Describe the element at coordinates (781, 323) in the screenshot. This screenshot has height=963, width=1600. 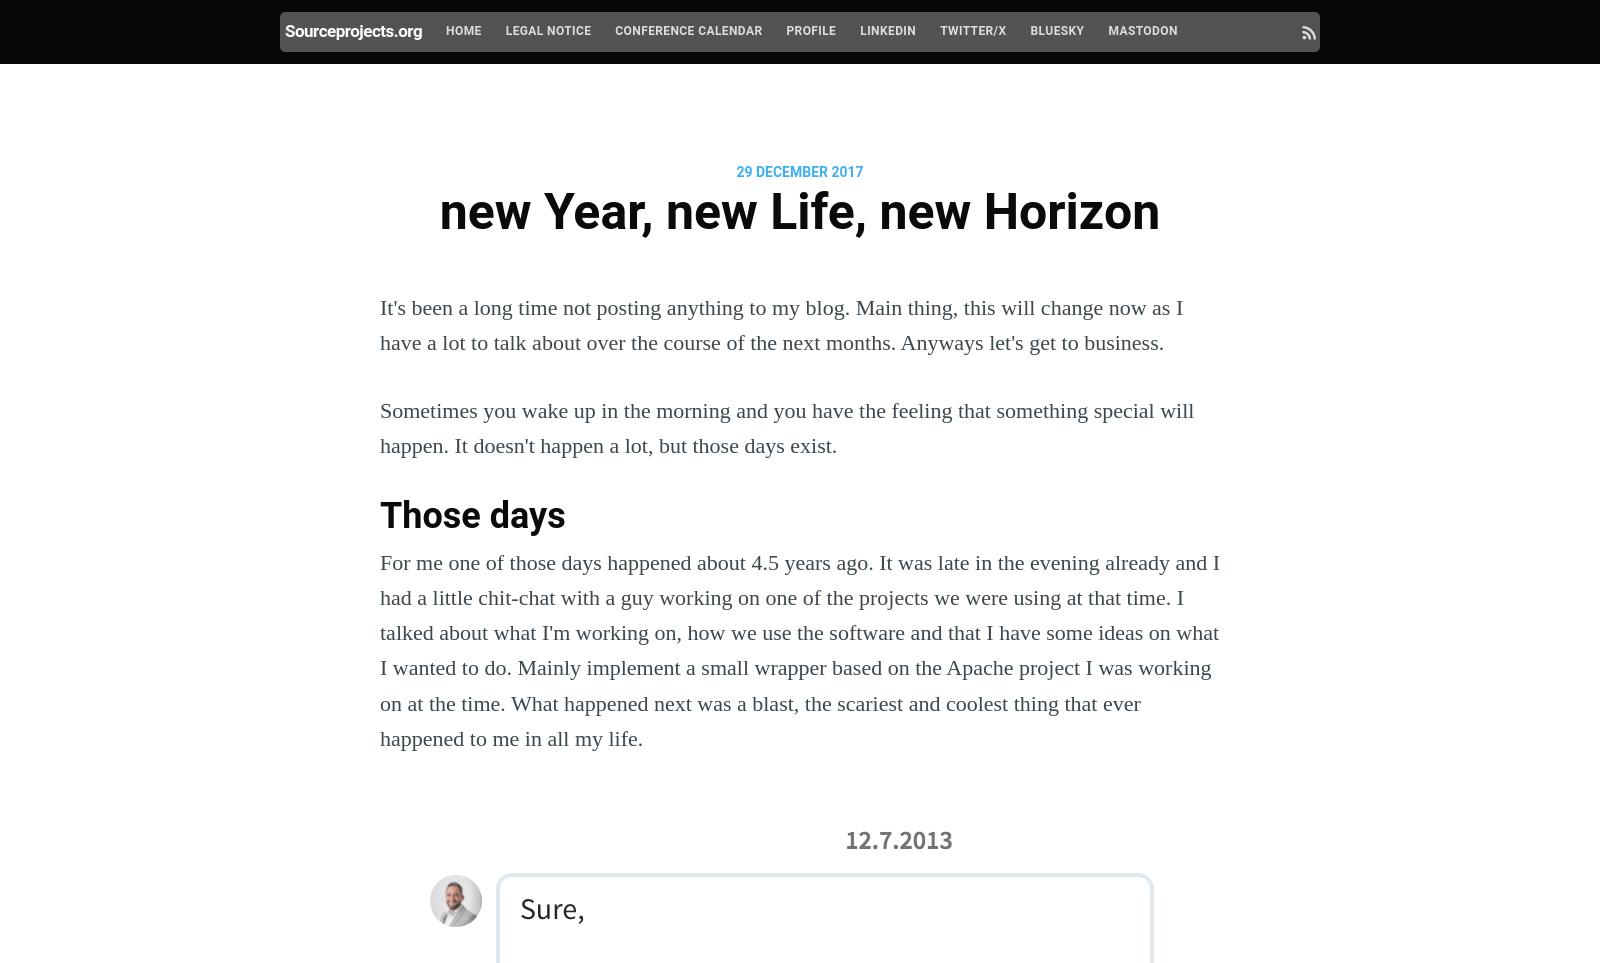
I see `'It's been a long time not posting anything to my blog. Main thing, this will change now as I have a lot to talk about over the course of the next months. Anyways let's get to business.'` at that location.